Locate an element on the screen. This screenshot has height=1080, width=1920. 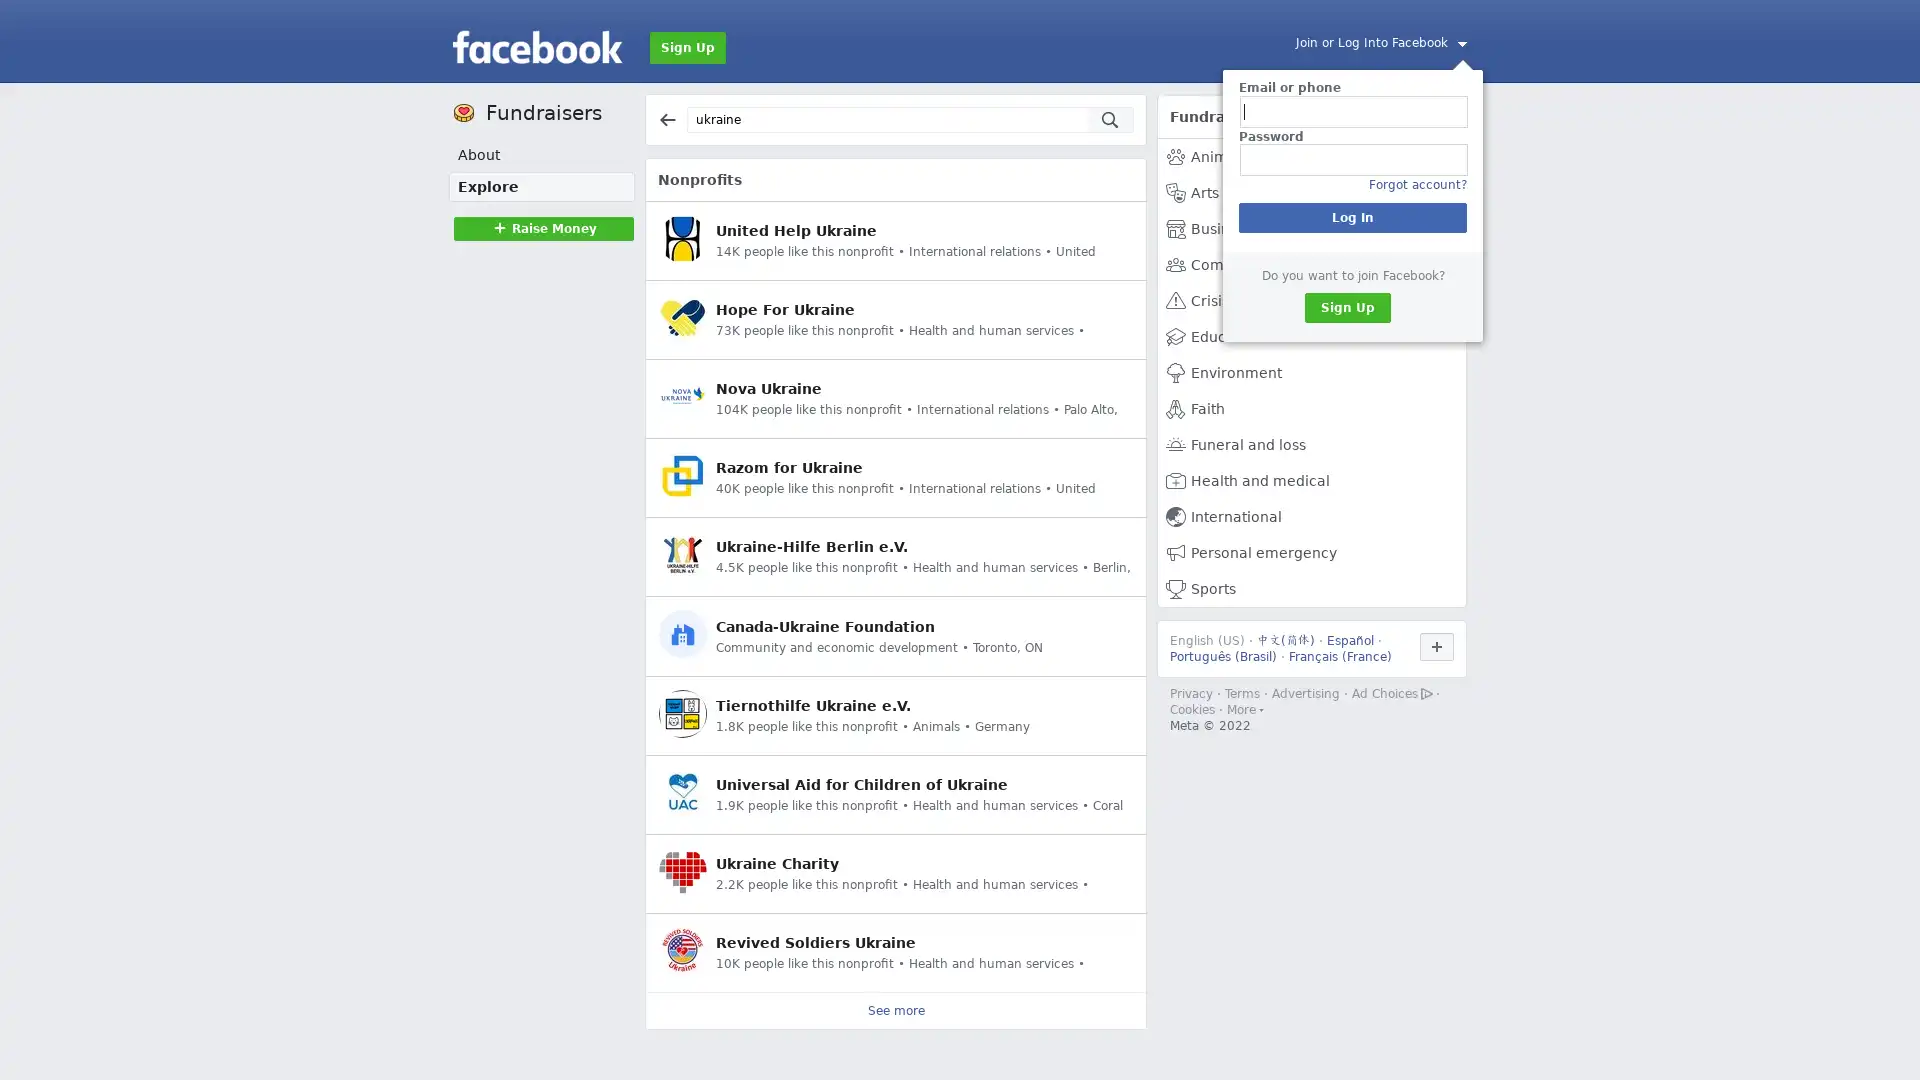
Raise MoneyRaise Money is located at coordinates (543, 226).